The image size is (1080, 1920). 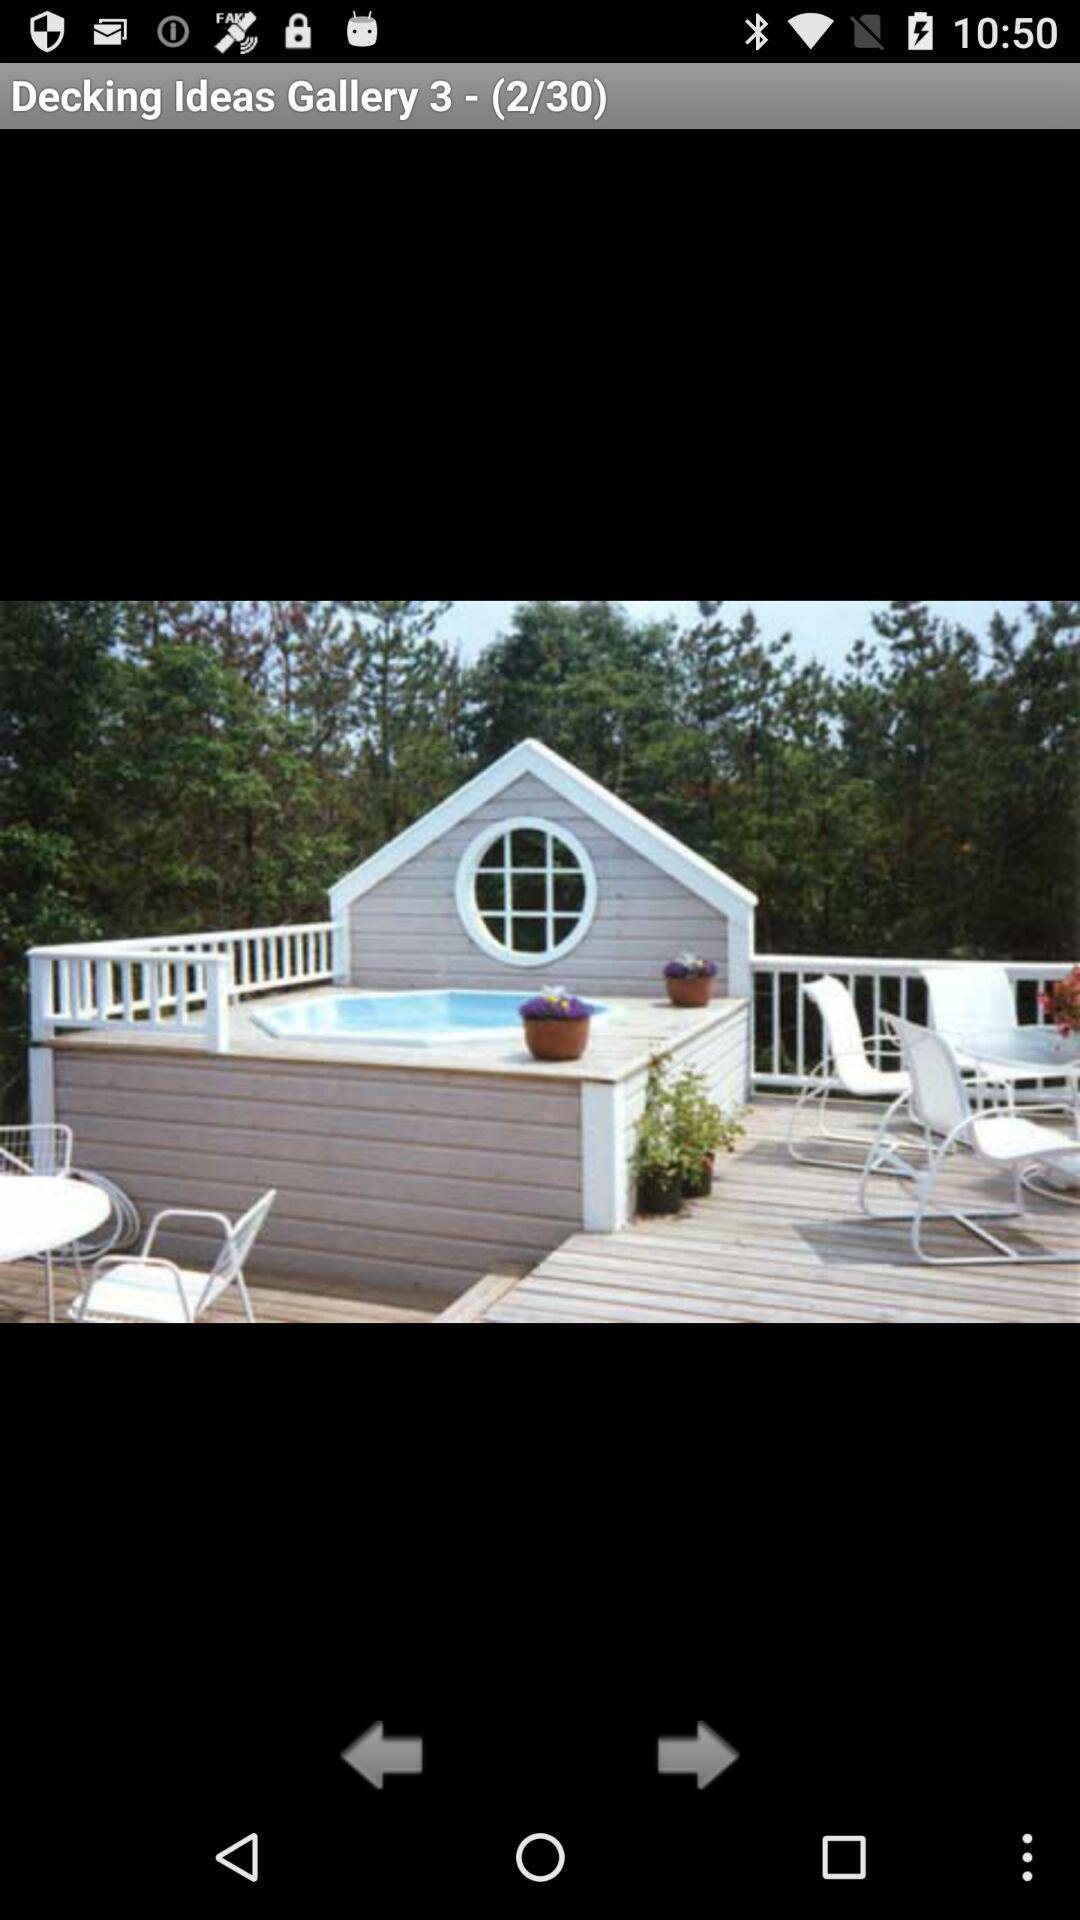 What do you see at coordinates (387, 1756) in the screenshot?
I see `back` at bounding box center [387, 1756].